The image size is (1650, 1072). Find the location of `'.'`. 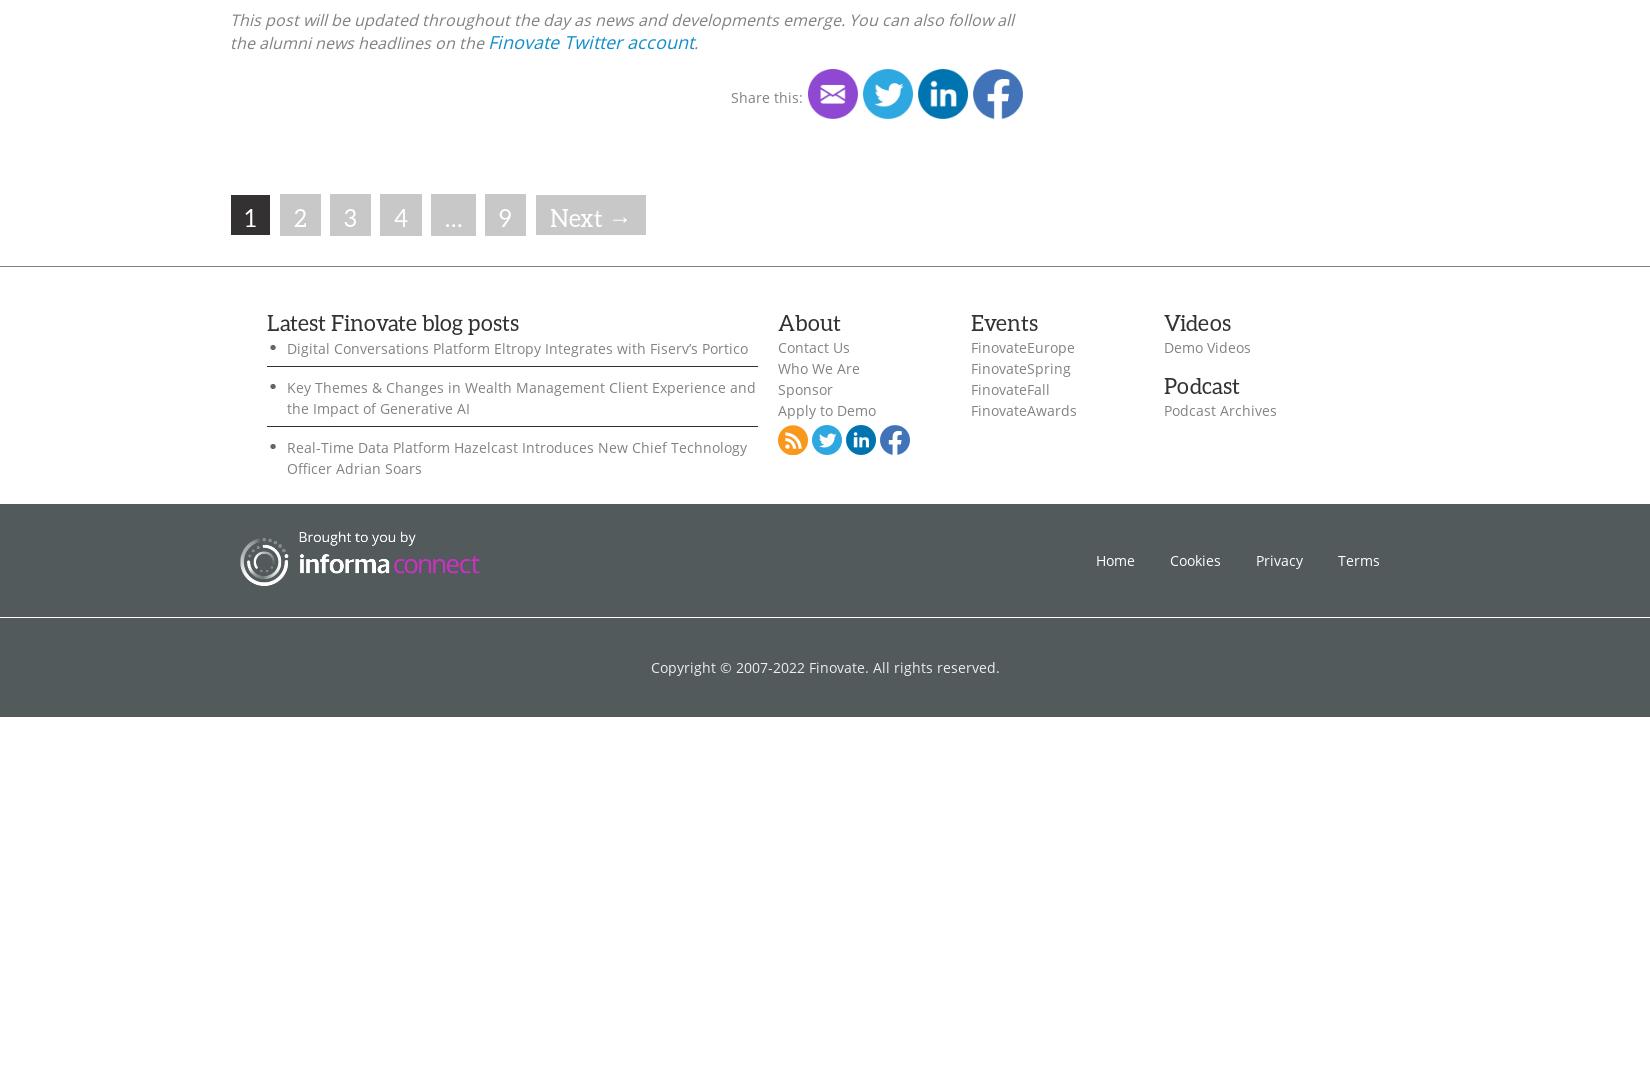

'.' is located at coordinates (692, 41).